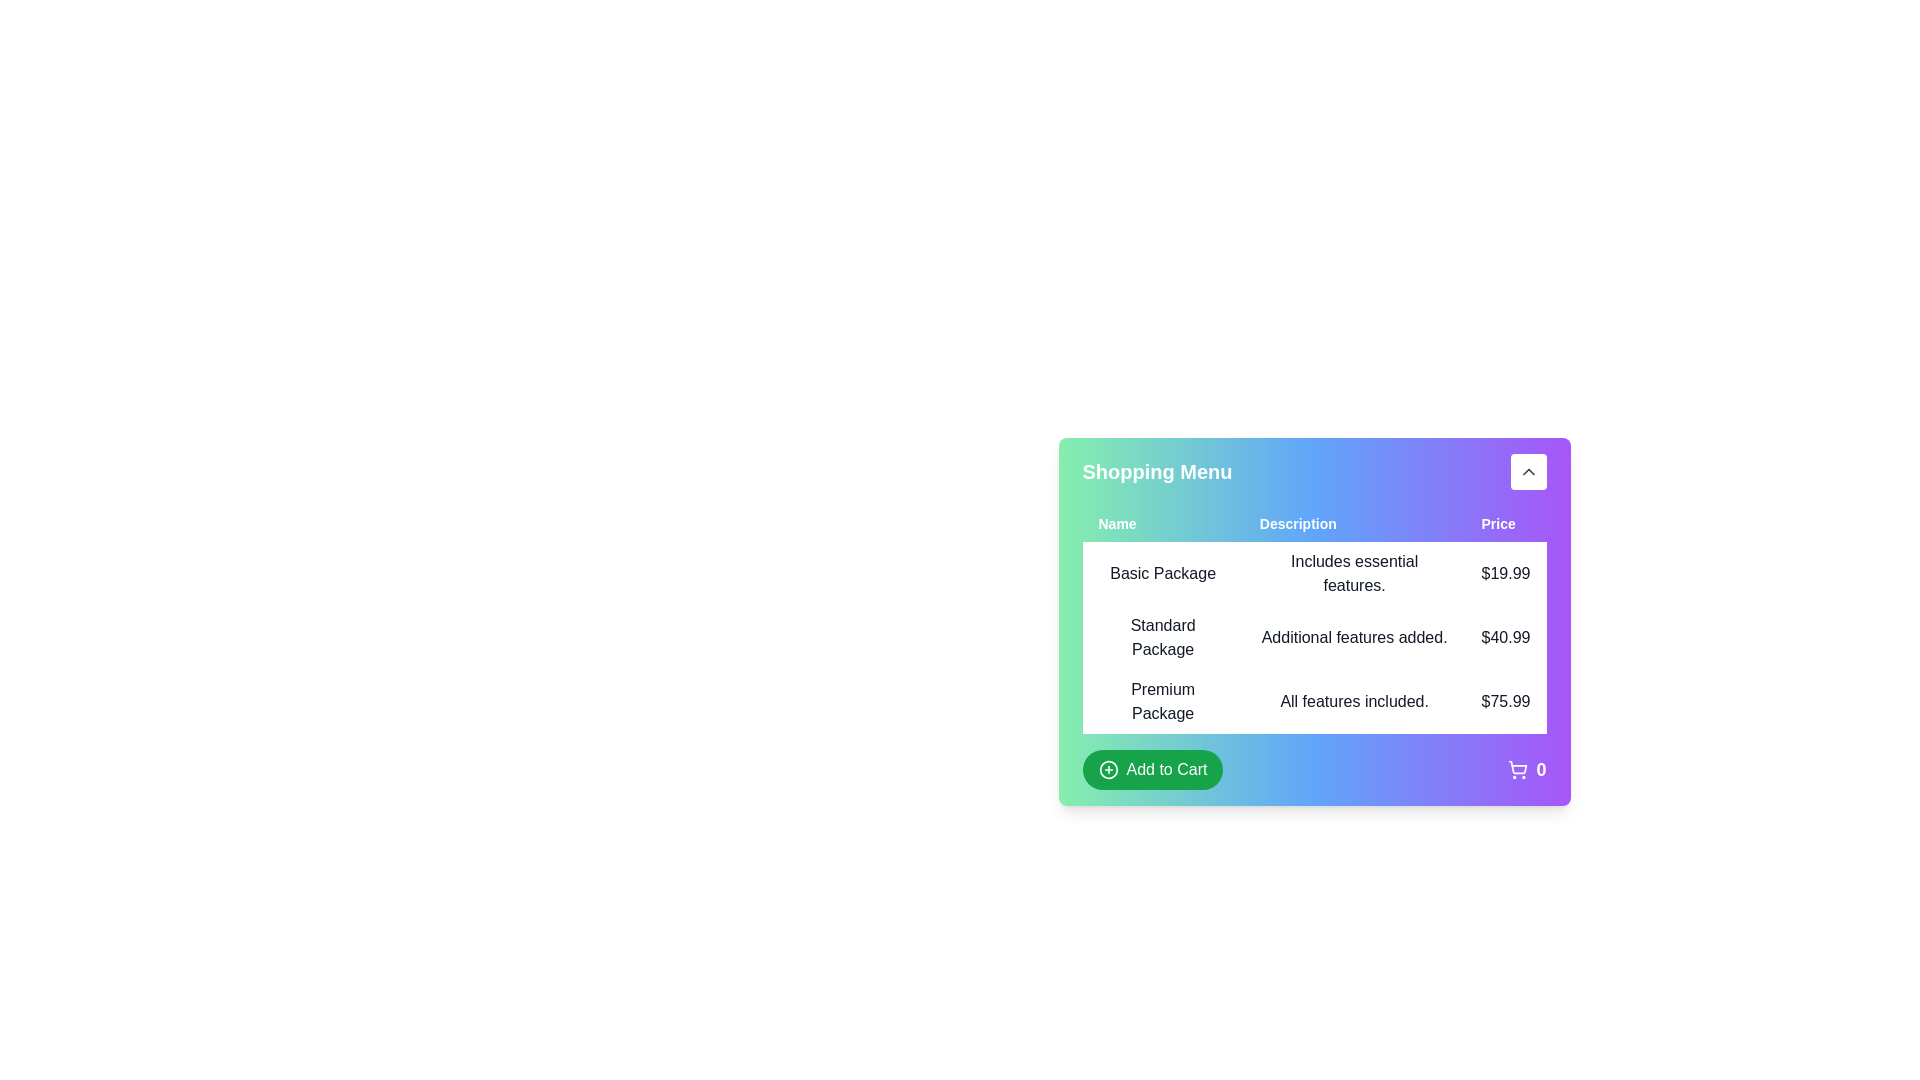 The image size is (1920, 1080). Describe the element at coordinates (1354, 574) in the screenshot. I see `the text label that contains the phrase 'Includes essential features.' positioned in the second column of the package pricing table under the 'Description' heading` at that location.